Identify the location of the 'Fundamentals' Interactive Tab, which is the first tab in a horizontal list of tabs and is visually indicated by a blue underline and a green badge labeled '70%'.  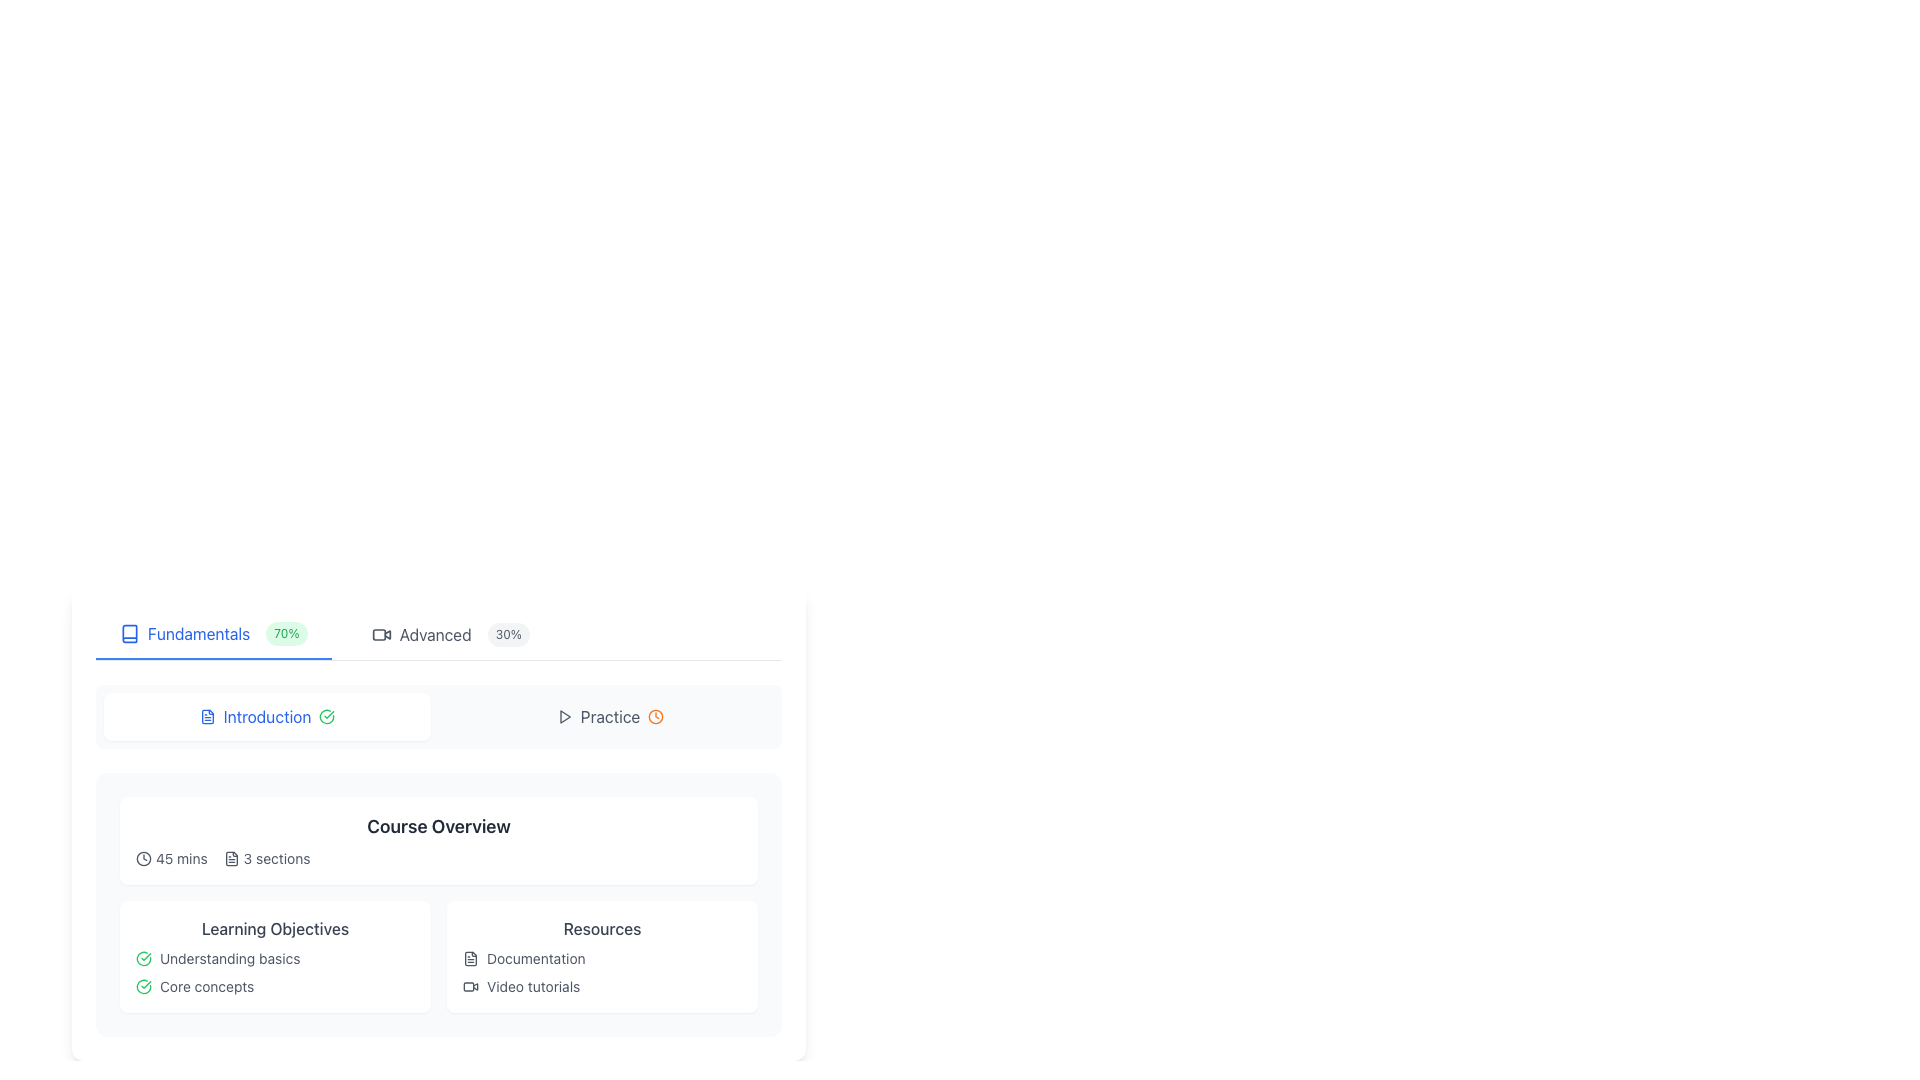
(213, 635).